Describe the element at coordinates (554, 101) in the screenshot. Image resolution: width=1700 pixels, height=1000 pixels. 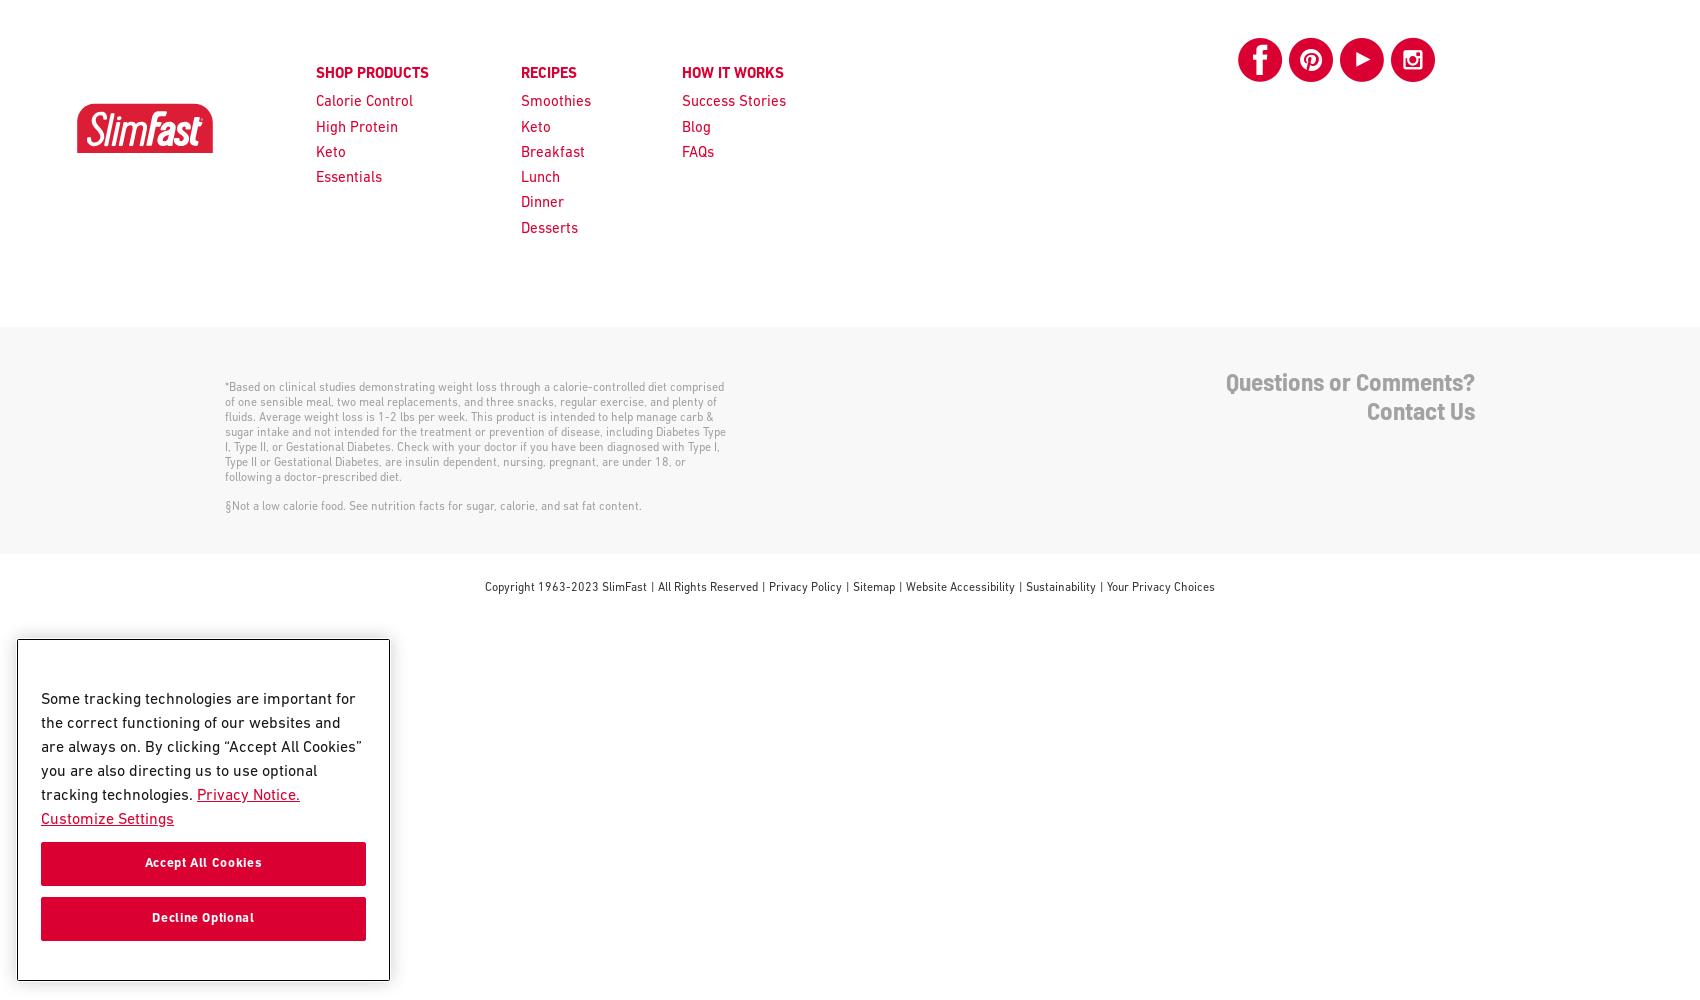
I see `'Smoothies'` at that location.